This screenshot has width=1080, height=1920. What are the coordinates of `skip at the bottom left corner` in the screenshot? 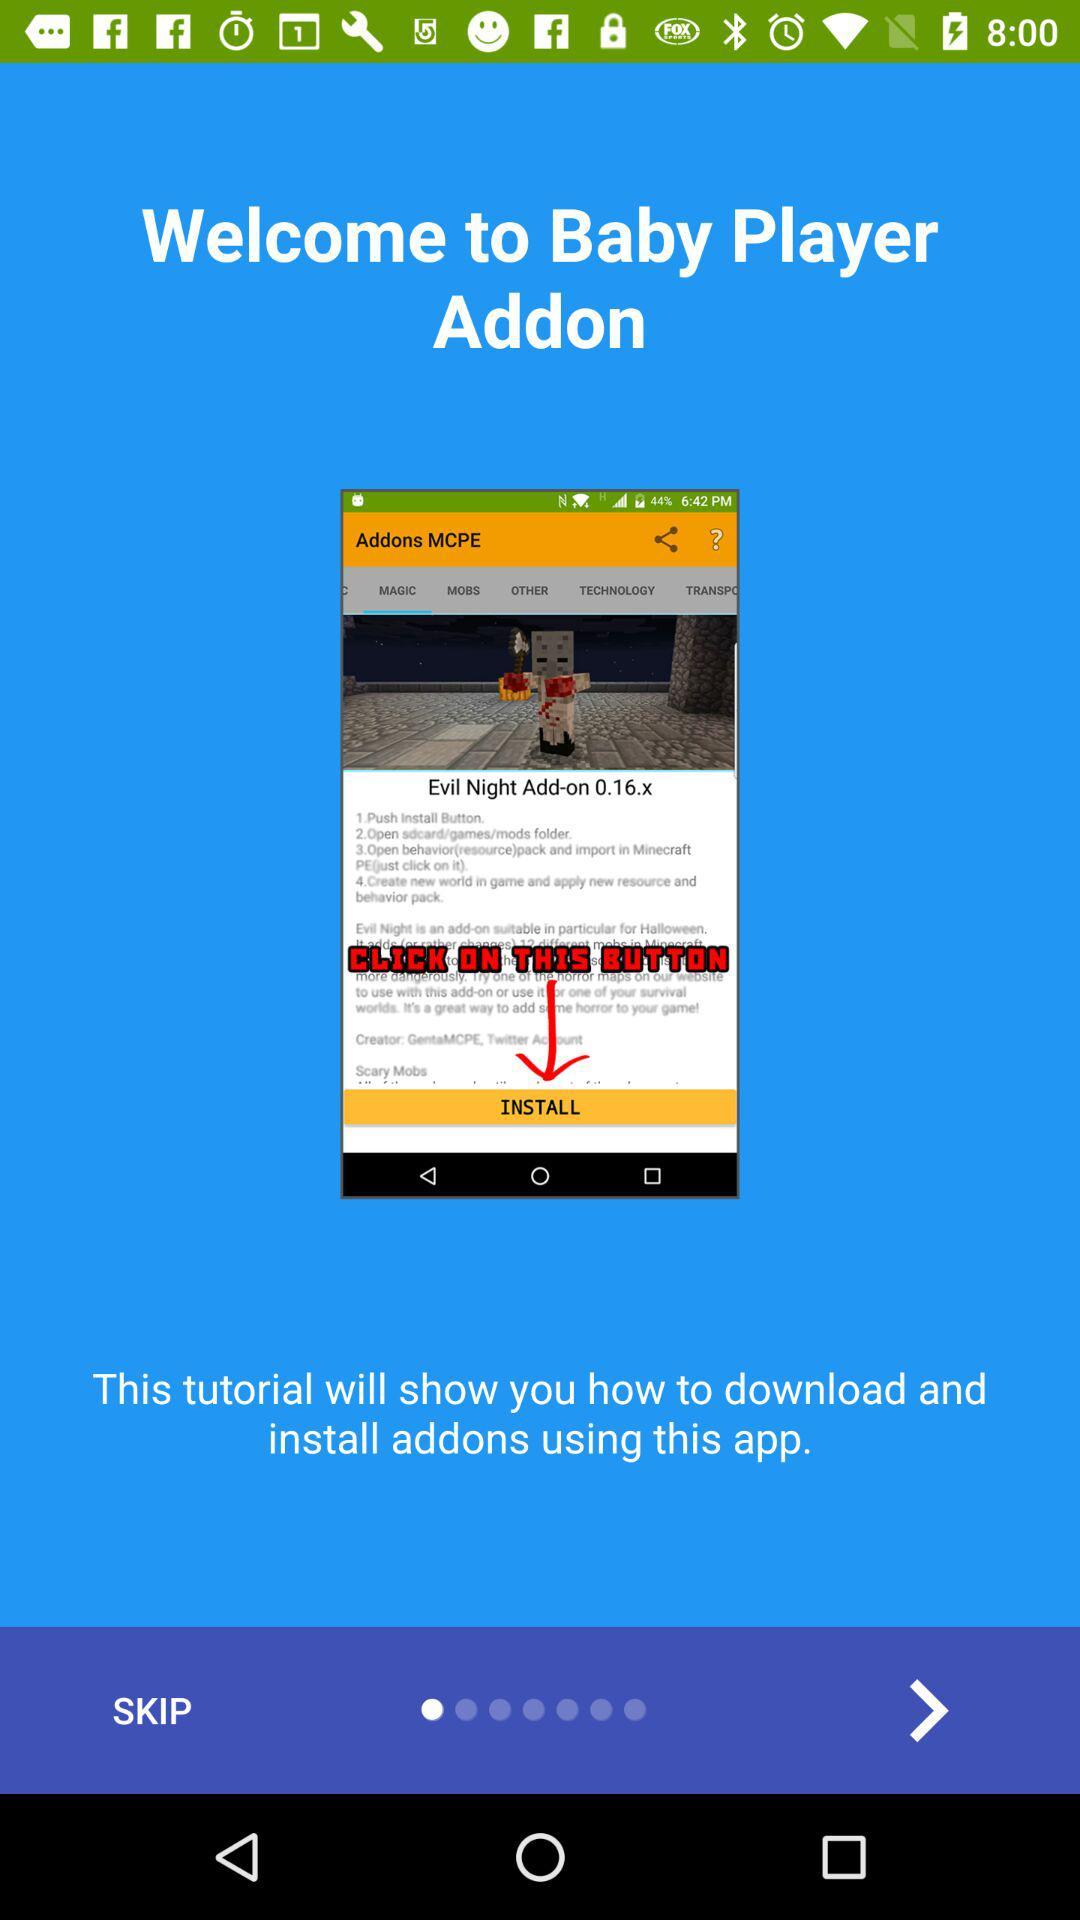 It's located at (151, 1709).